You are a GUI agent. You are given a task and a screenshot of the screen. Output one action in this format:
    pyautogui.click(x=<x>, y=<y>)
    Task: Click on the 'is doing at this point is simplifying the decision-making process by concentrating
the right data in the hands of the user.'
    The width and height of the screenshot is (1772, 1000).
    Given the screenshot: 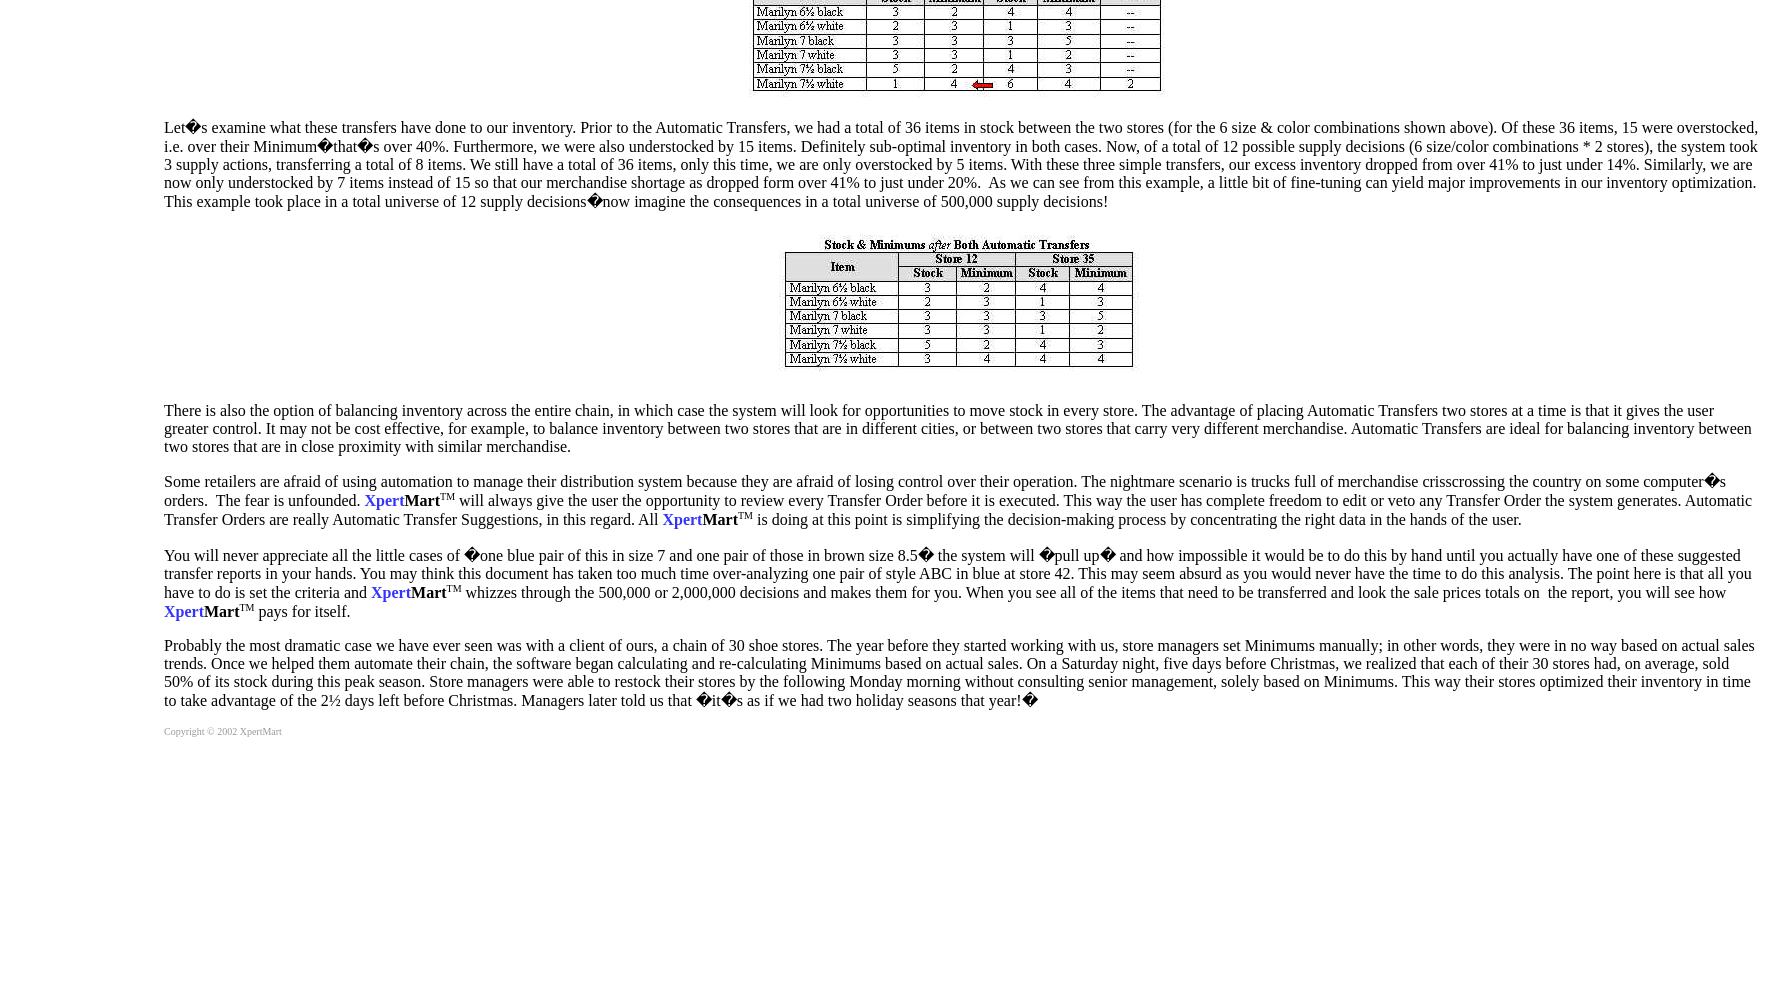 What is the action you would take?
    pyautogui.click(x=1137, y=519)
    